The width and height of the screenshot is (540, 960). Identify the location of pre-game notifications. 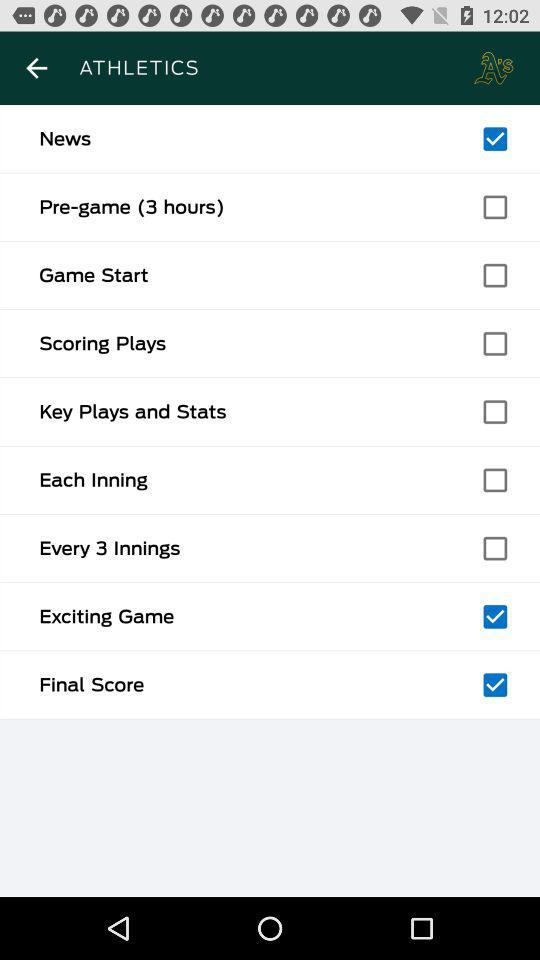
(494, 207).